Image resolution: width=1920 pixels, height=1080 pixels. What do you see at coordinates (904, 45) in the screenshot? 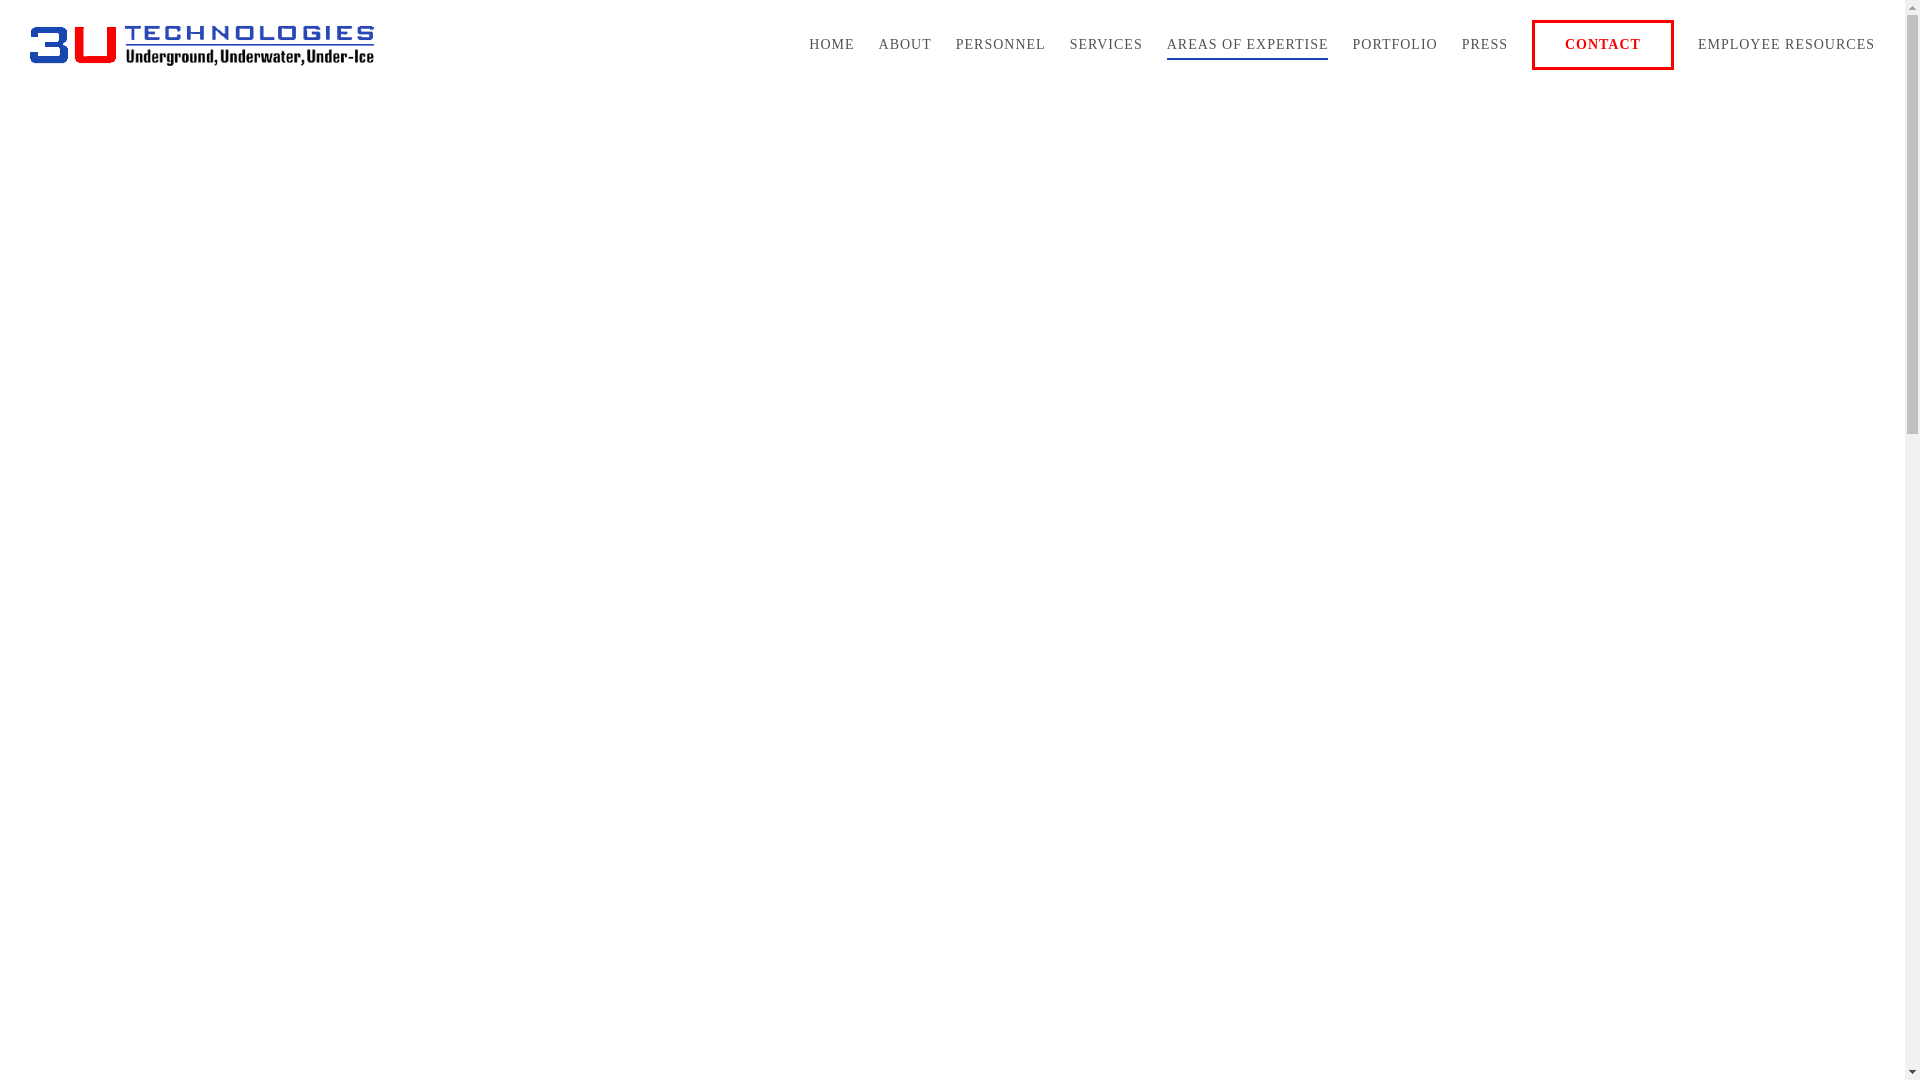
I see `'ABOUT'` at bounding box center [904, 45].